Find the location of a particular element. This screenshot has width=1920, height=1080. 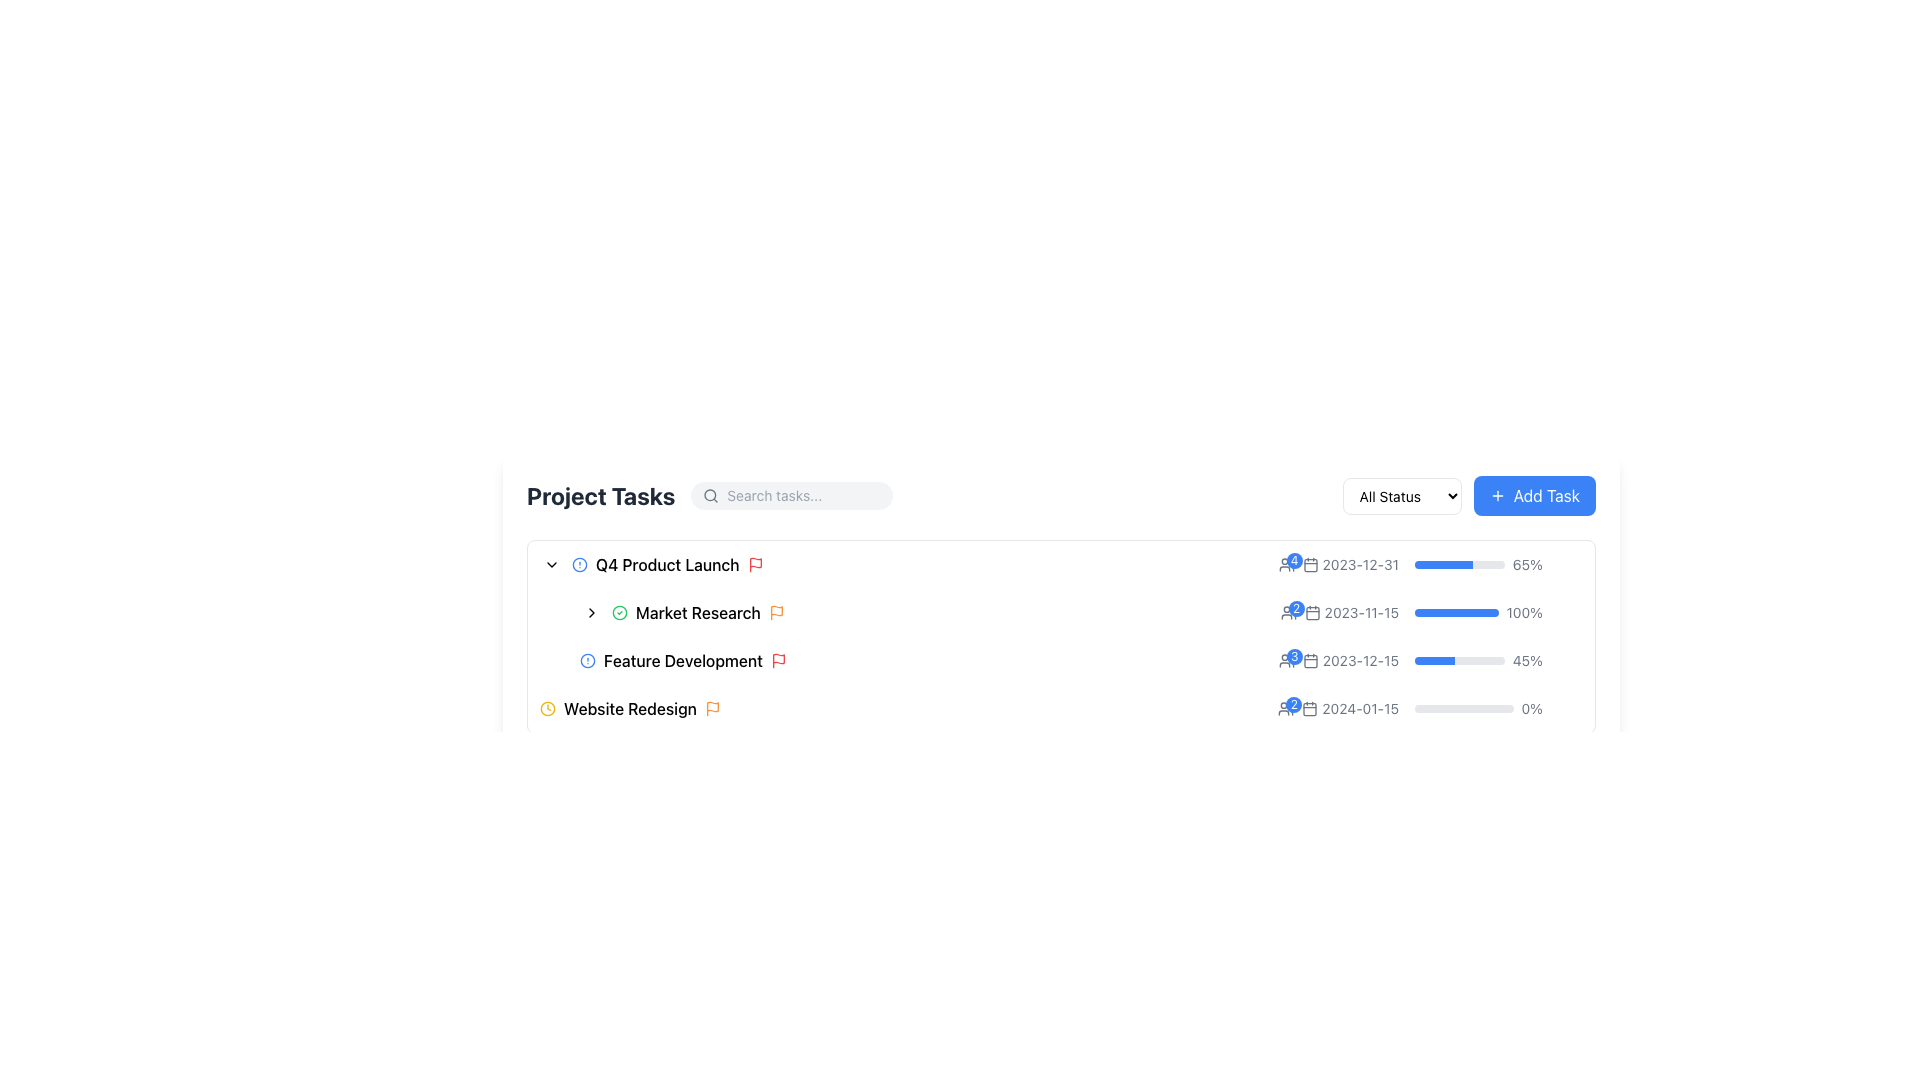

the 'Add Task' icon located on the left side of the text label within the button in the top-right corner of the interface is located at coordinates (1497, 495).